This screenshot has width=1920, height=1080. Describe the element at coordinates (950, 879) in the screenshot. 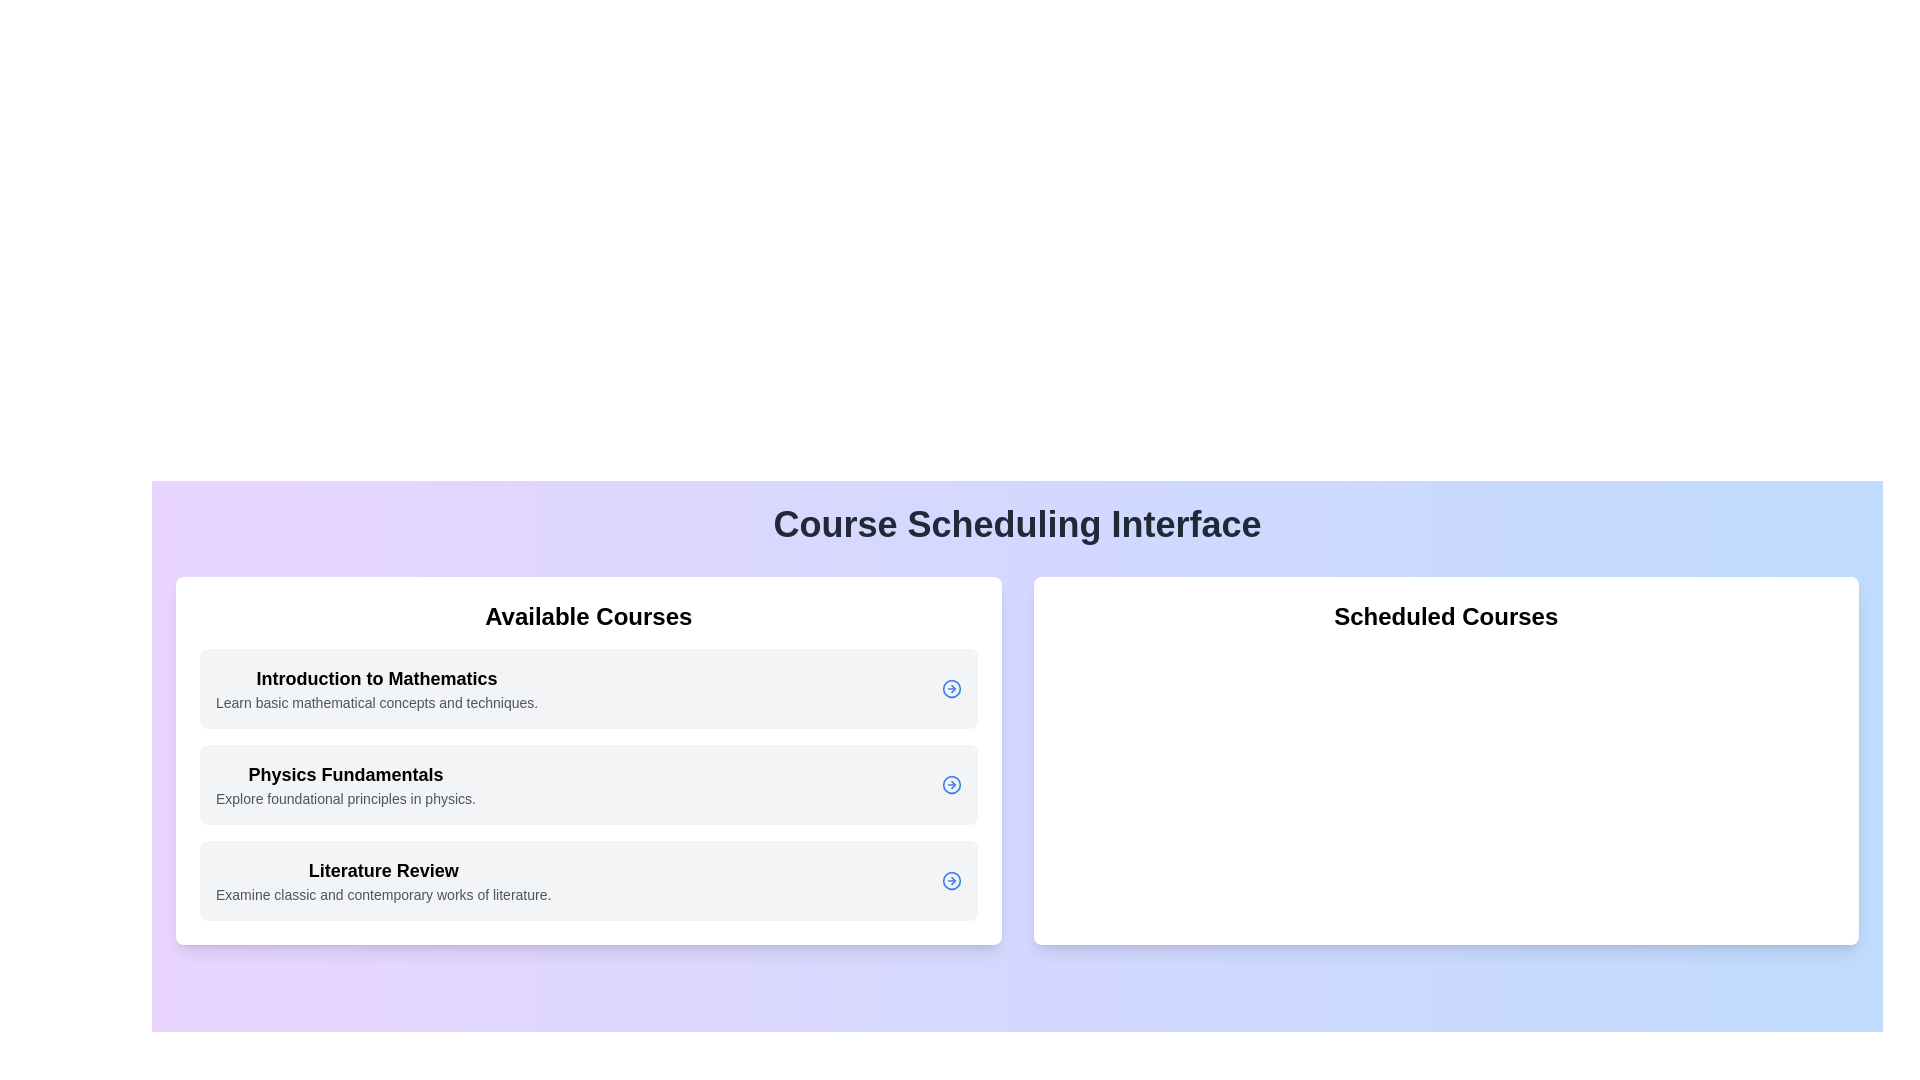

I see `the blue circular arrow icon on the far-right side of the 'Literature Review' course section to interact with the course` at that location.